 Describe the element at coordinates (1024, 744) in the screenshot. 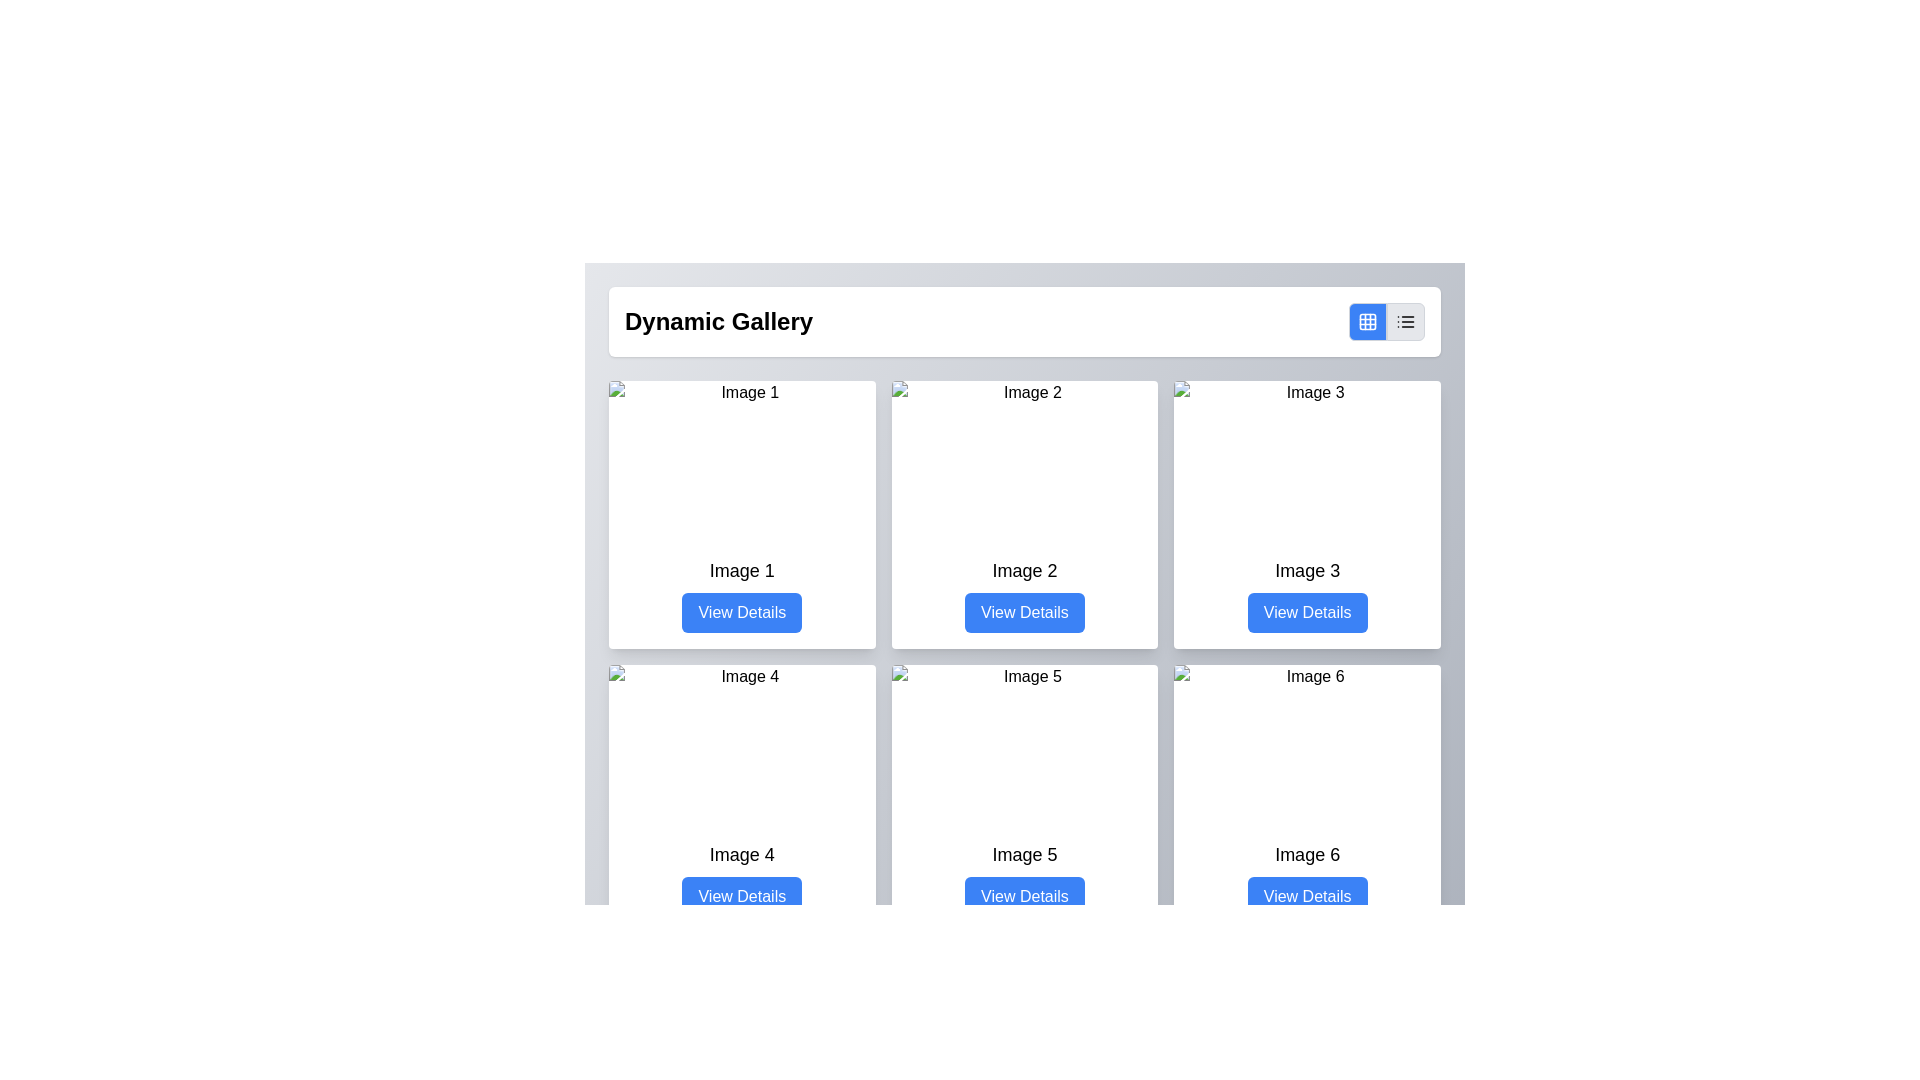

I see `the image element displaying 'Image 5' located in the upper part of the second row, center column of the grid layout below 'Dynamic Gallery'` at that location.